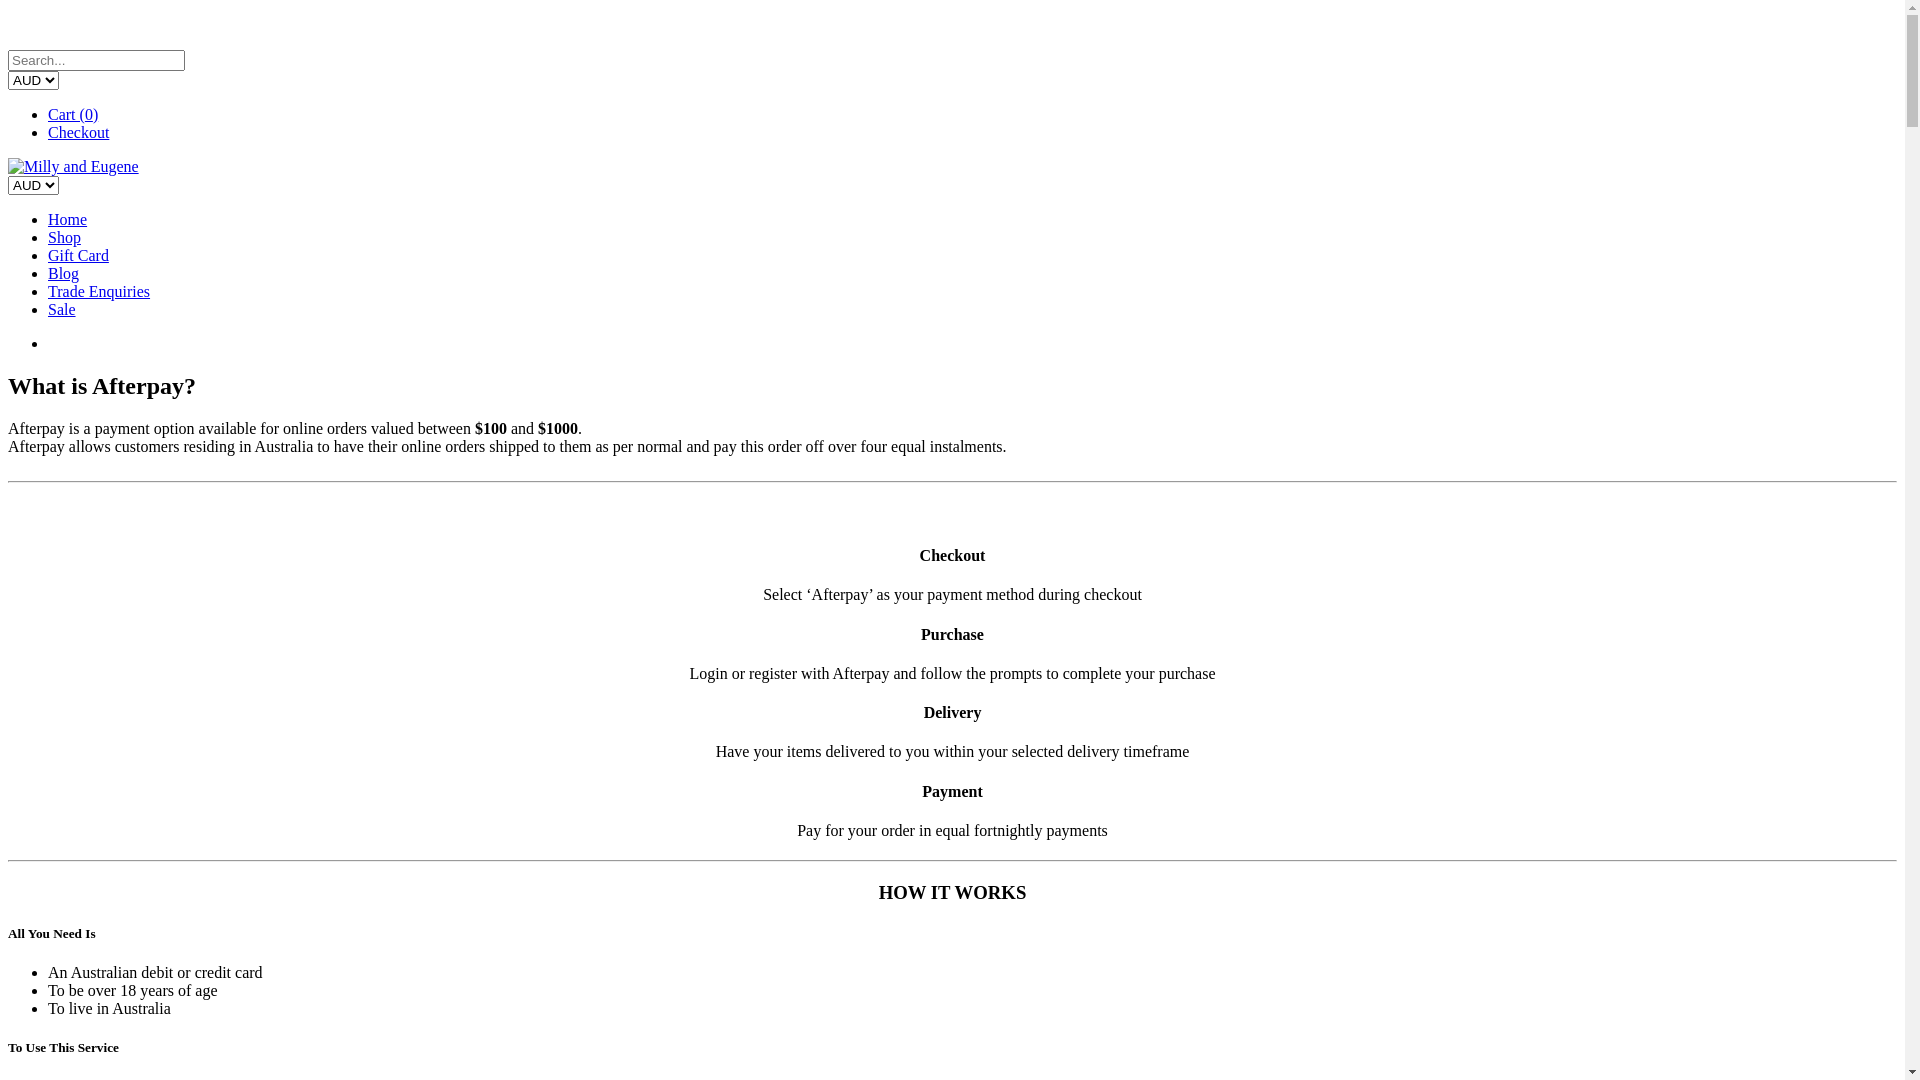  Describe the element at coordinates (64, 236) in the screenshot. I see `'Shop'` at that location.